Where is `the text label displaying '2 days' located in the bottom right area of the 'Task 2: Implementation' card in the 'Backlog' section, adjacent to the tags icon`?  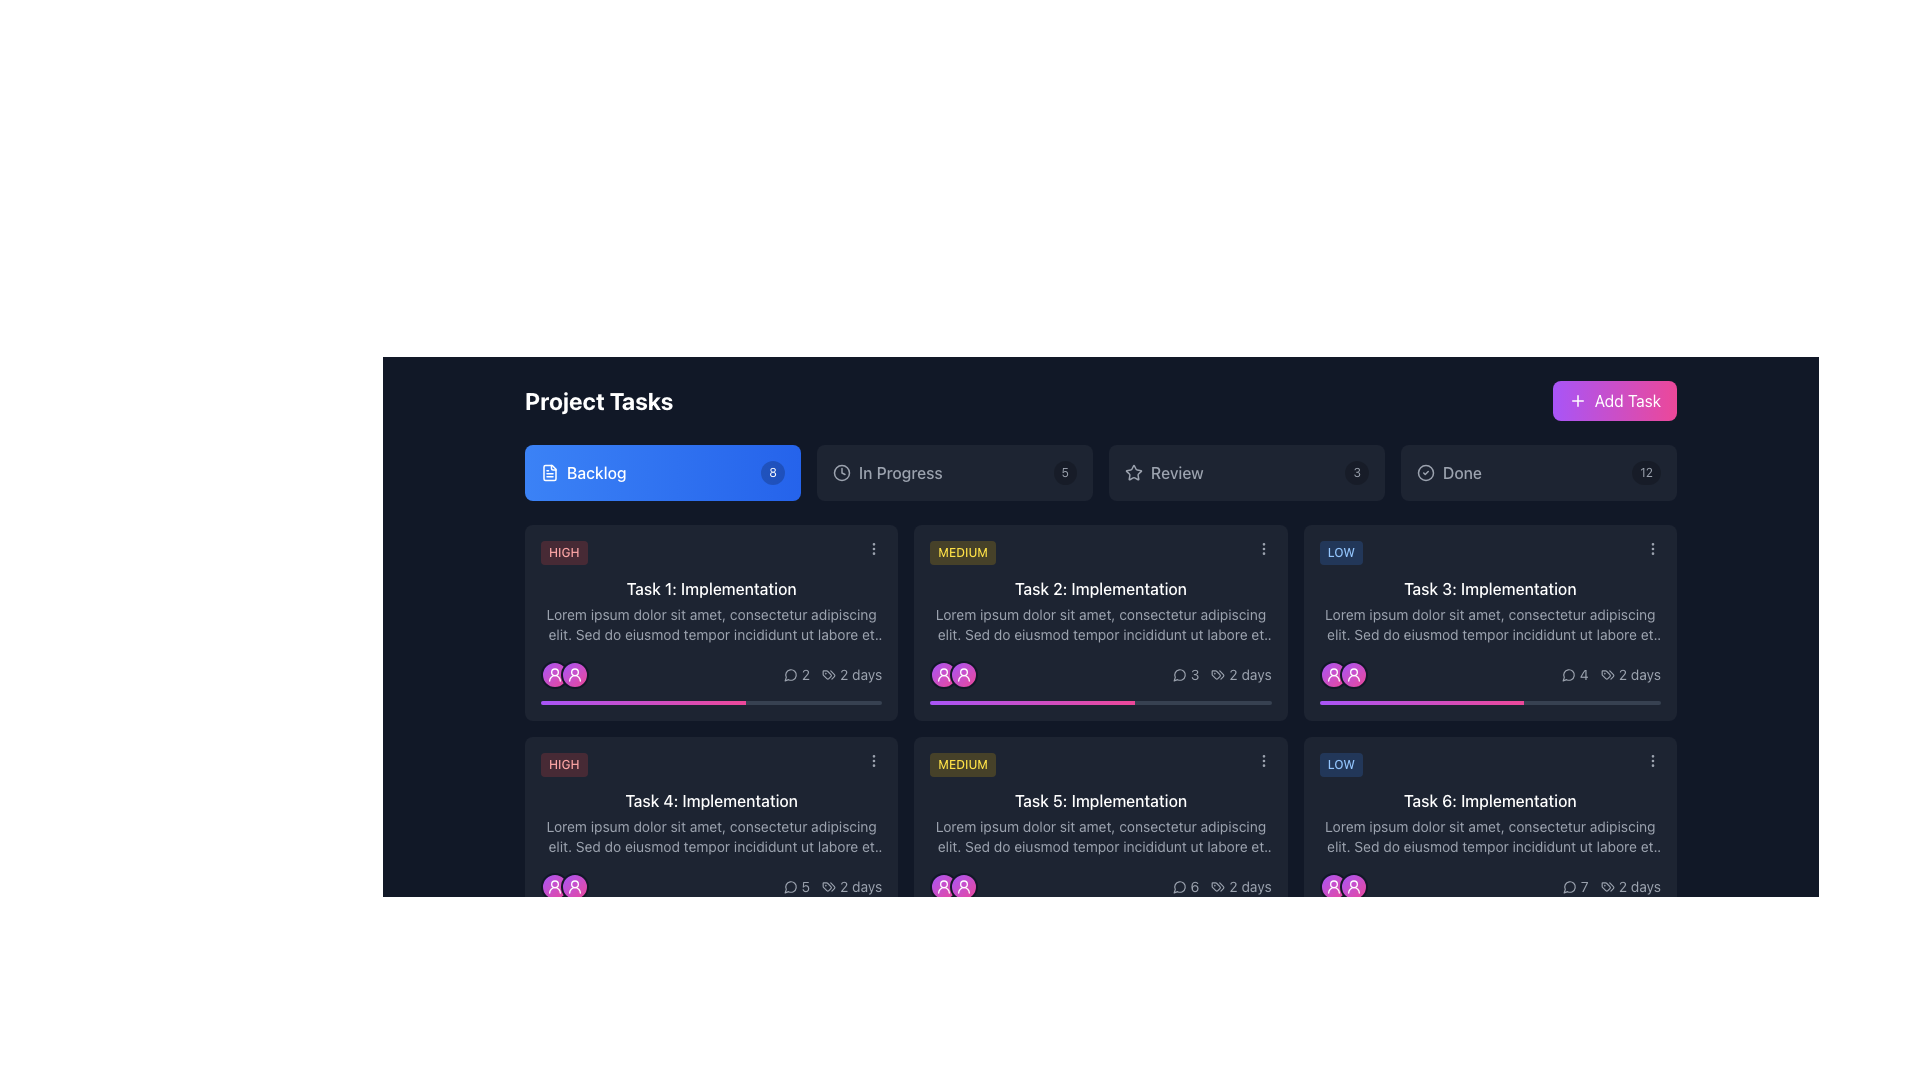
the text label displaying '2 days' located in the bottom right area of the 'Task 2: Implementation' card in the 'Backlog' section, adjacent to the tags icon is located at coordinates (1221, 675).